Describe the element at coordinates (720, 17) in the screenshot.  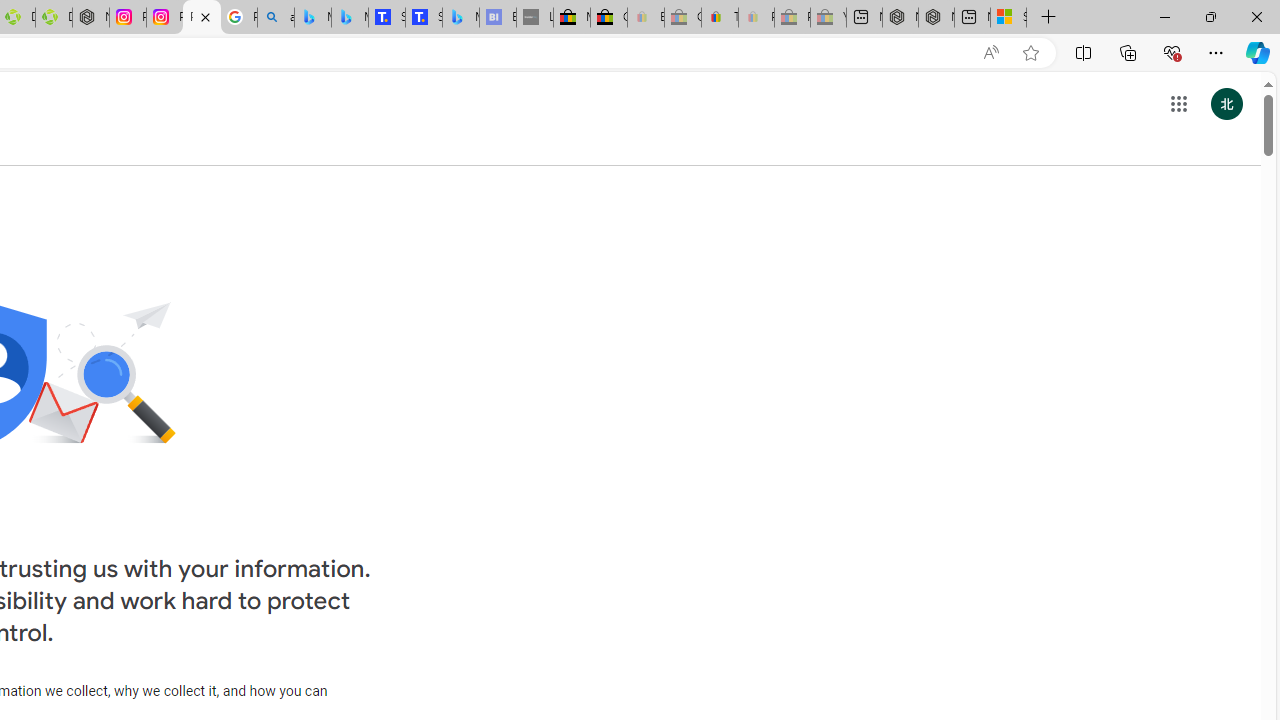
I see `'Threats and offensive language policy | eBay'` at that location.